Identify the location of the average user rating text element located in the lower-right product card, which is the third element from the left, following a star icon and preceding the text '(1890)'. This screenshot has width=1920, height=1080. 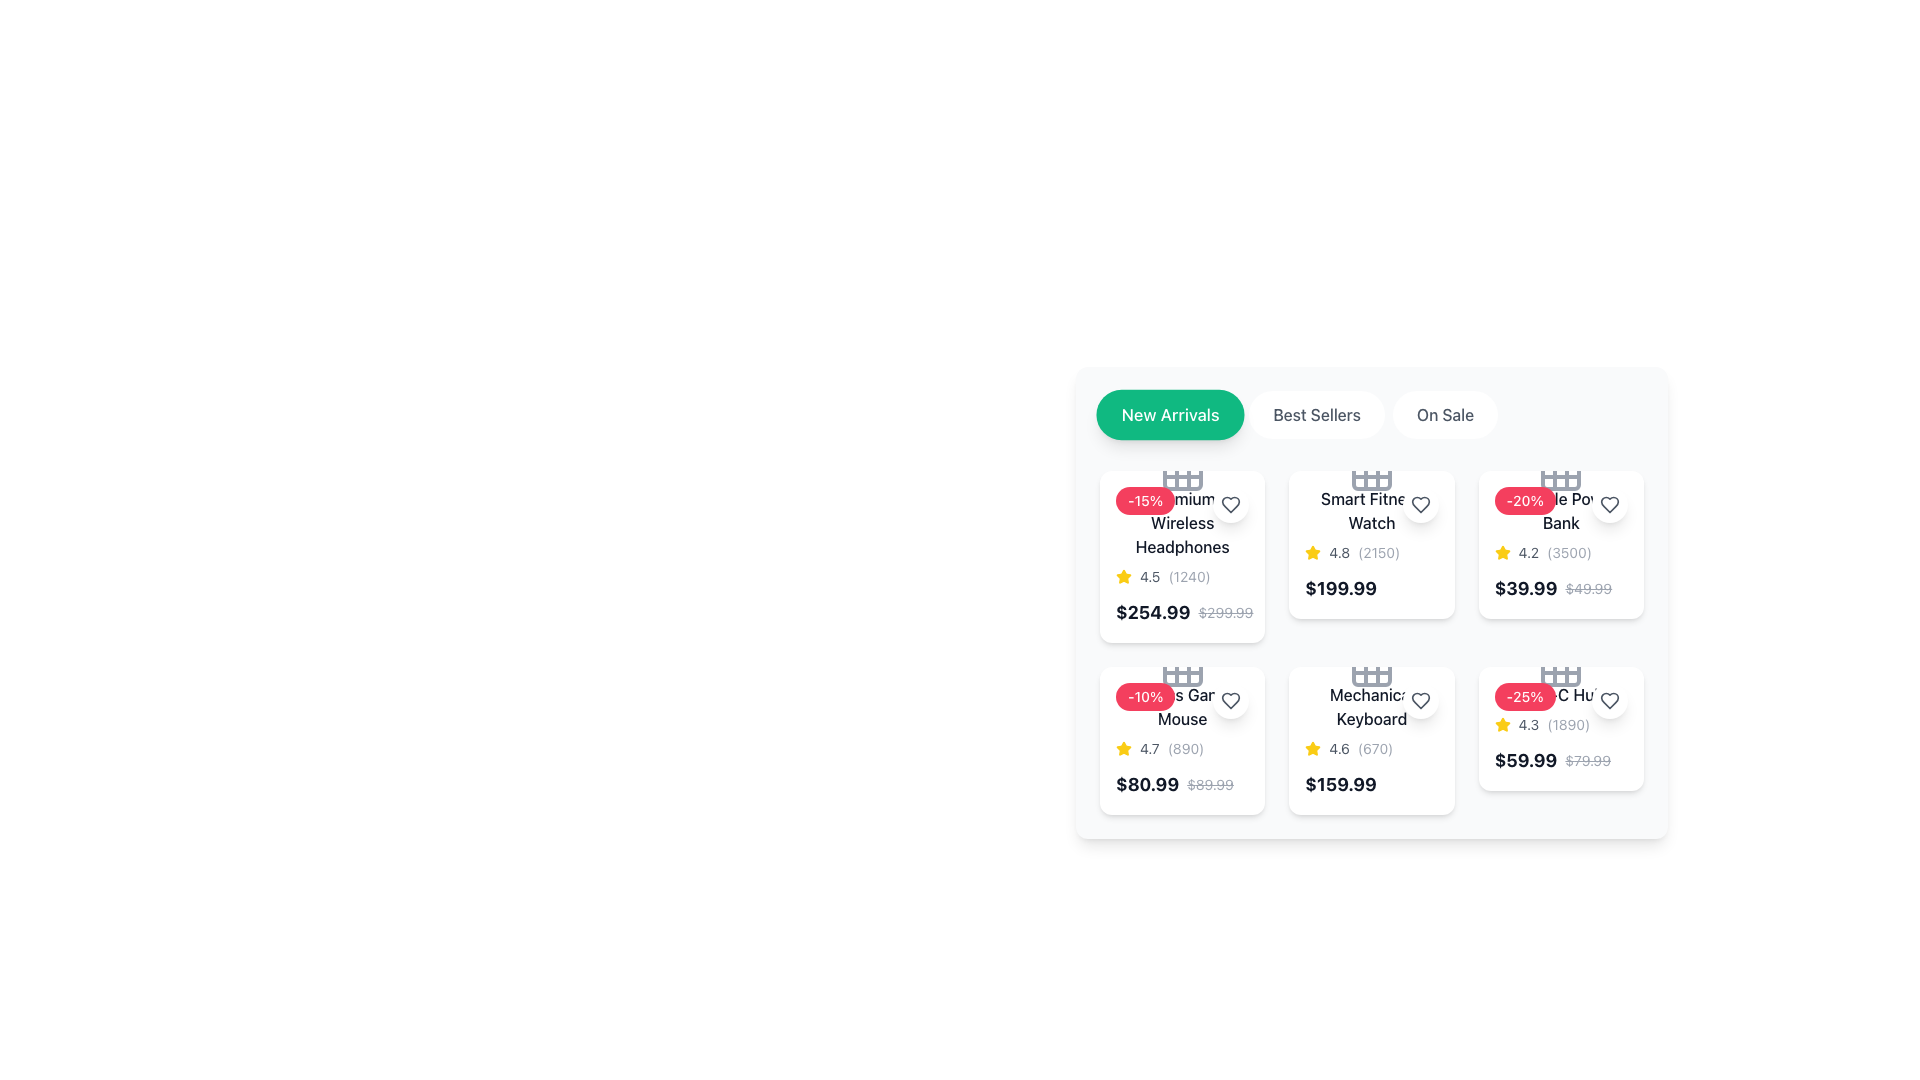
(1527, 725).